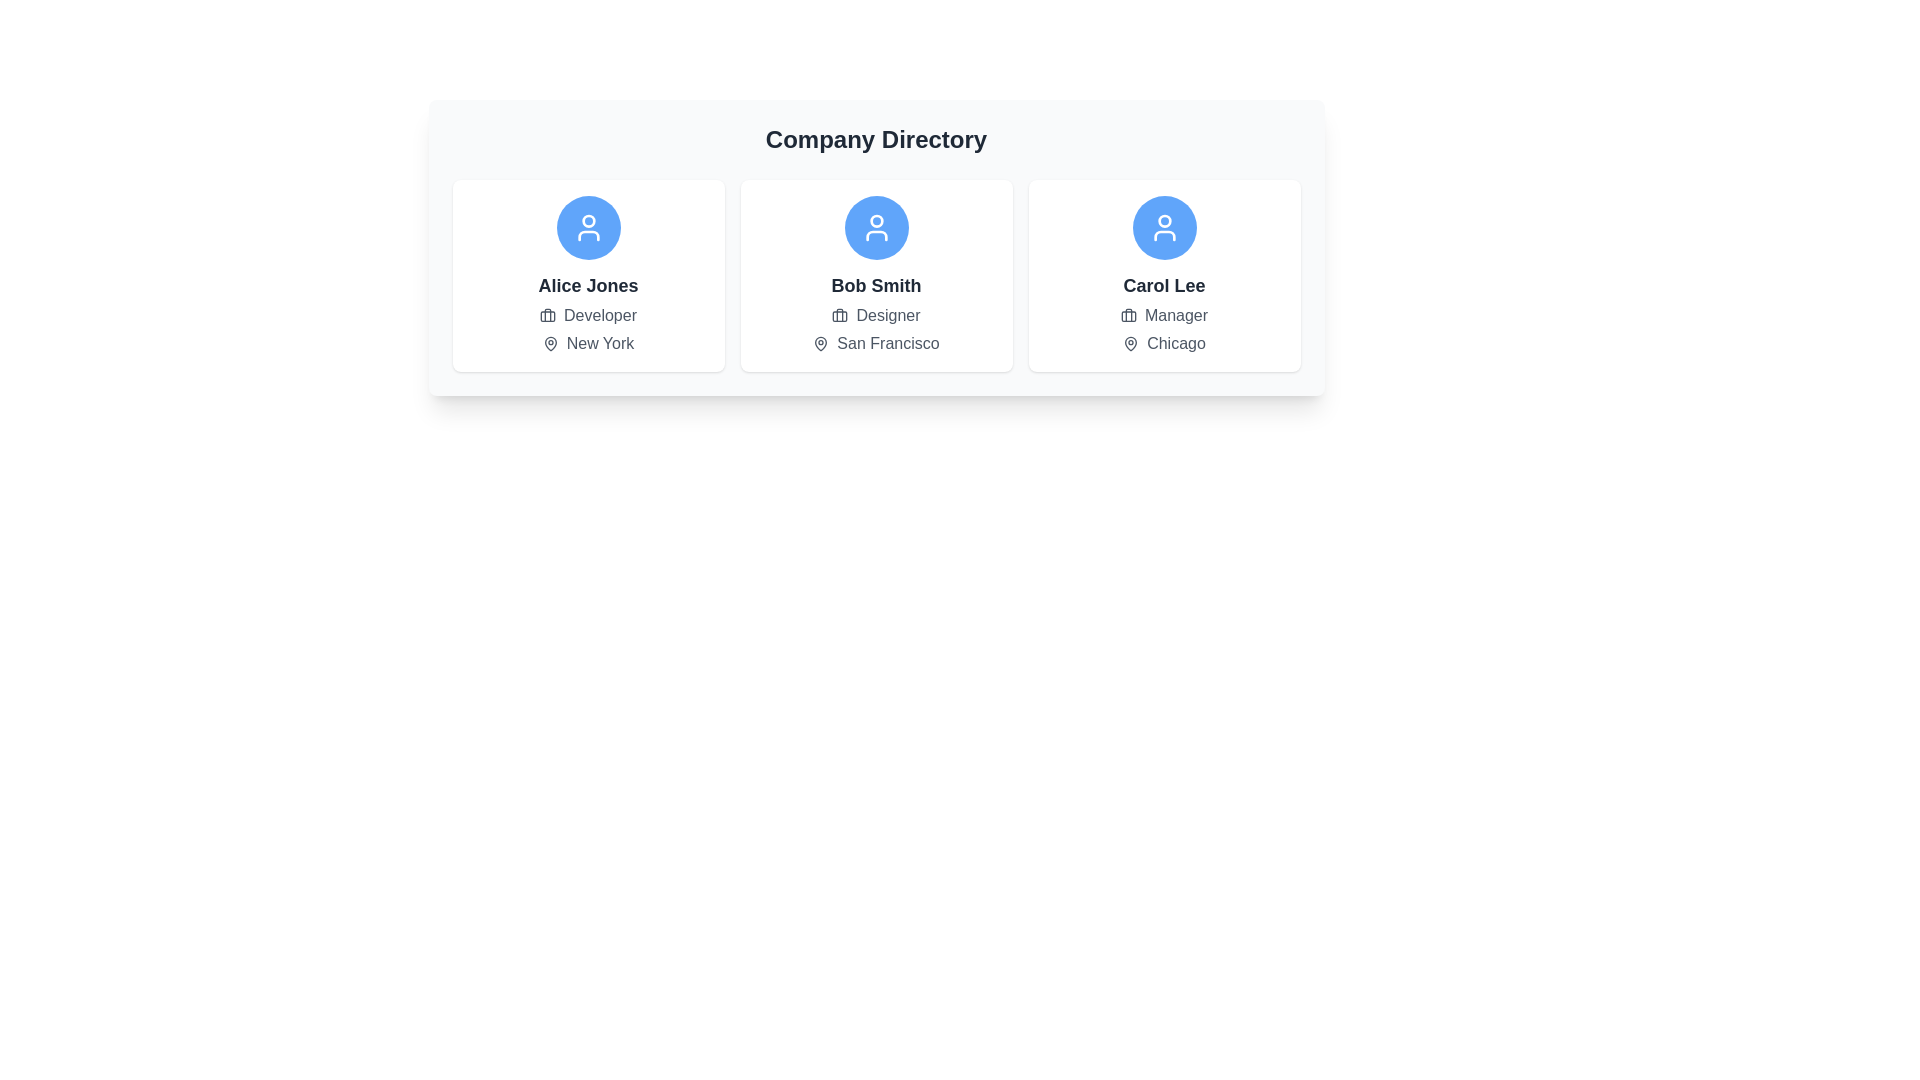 The width and height of the screenshot is (1920, 1080). Describe the element at coordinates (1131, 342) in the screenshot. I see `the pin-shaped location icon associated with the 'Chicago' label in Carol Lee's card` at that location.